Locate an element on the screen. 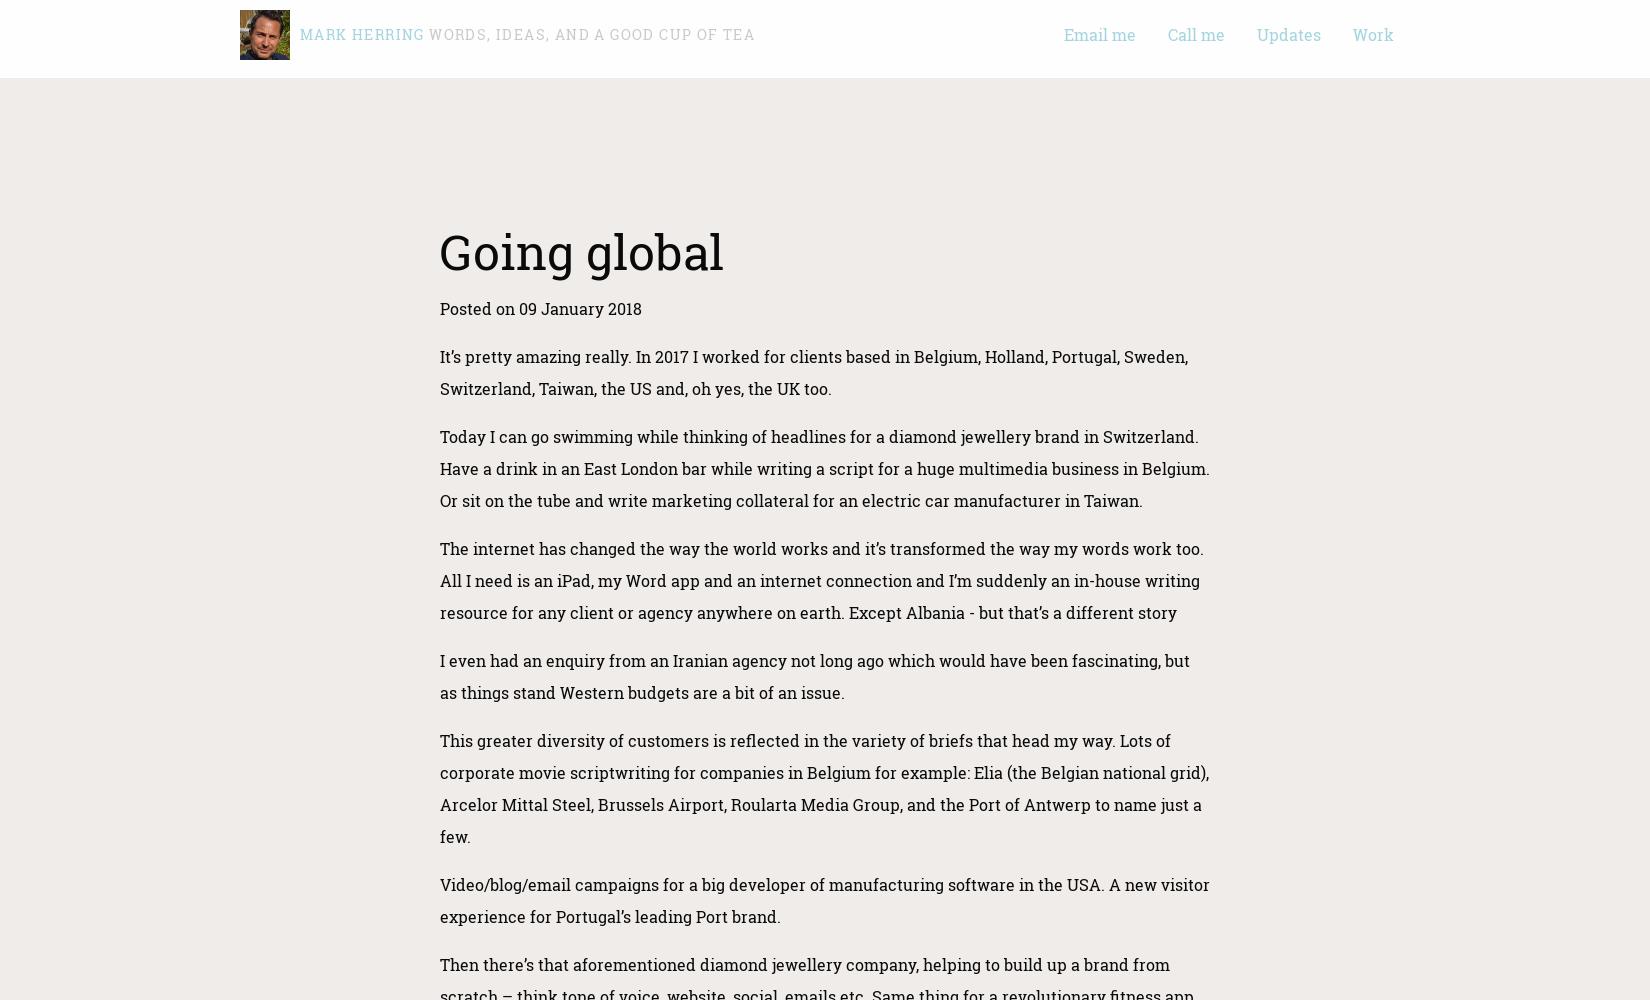 The width and height of the screenshot is (1650, 1000). 'Going global' is located at coordinates (580, 251).